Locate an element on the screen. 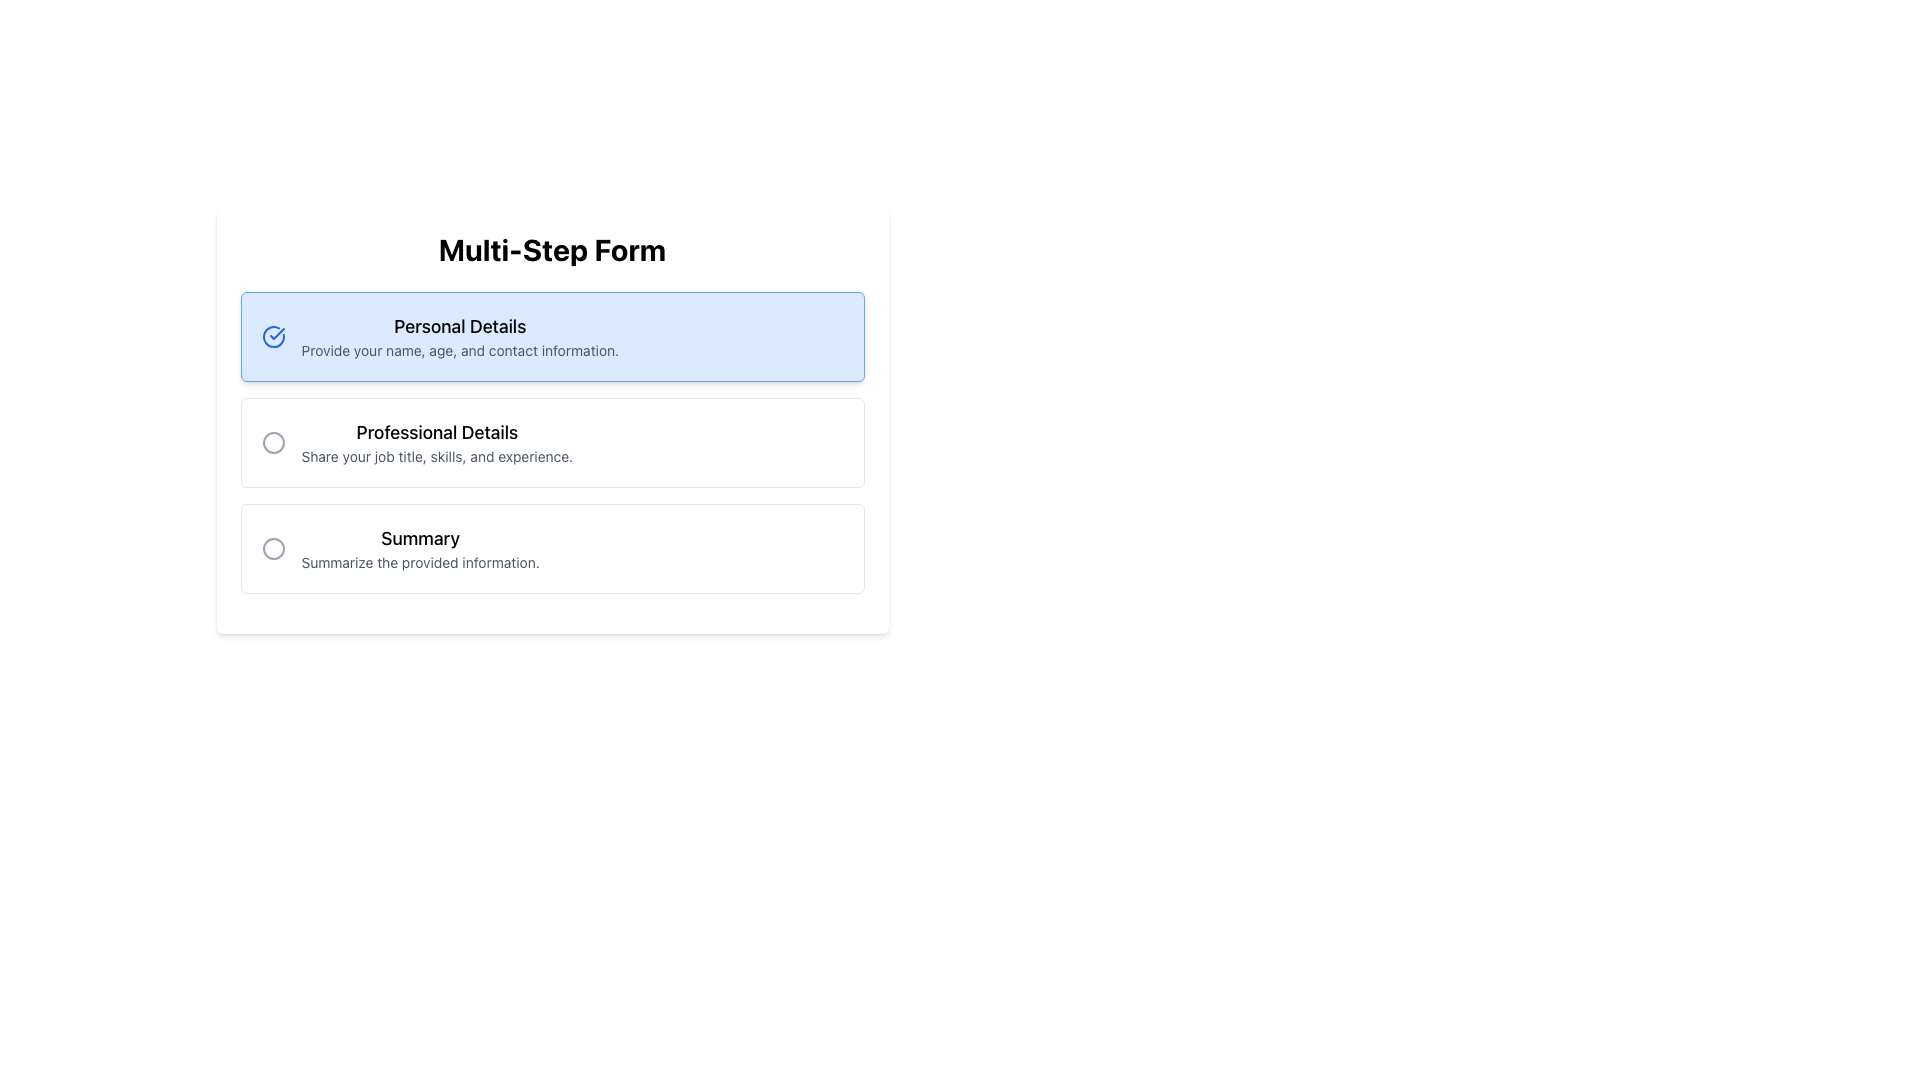 The height and width of the screenshot is (1080, 1920). the radio button located to the left of the 'Summary' title is located at coordinates (272, 548).